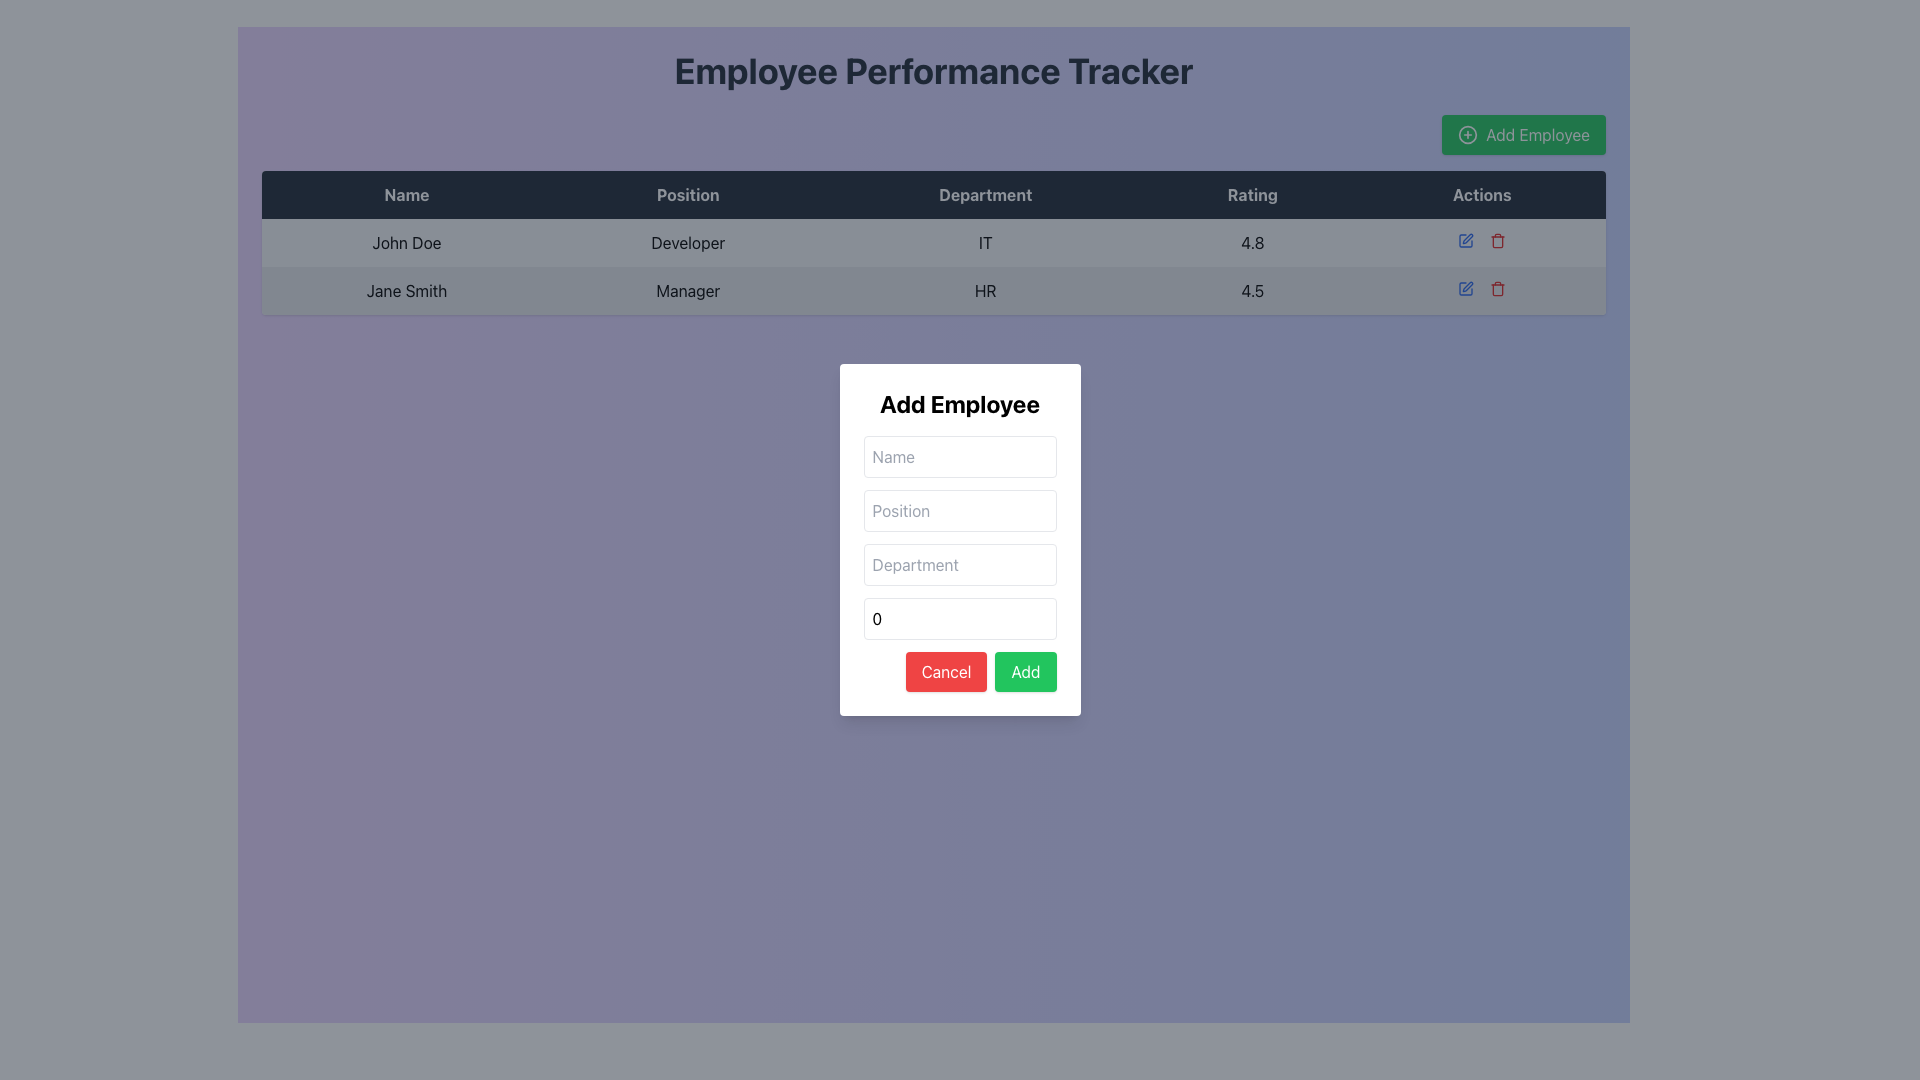 This screenshot has width=1920, height=1080. What do you see at coordinates (406, 242) in the screenshot?
I see `text element 'John Doe' which is the first item in the row under the 'Name' column of the table layout` at bounding box center [406, 242].